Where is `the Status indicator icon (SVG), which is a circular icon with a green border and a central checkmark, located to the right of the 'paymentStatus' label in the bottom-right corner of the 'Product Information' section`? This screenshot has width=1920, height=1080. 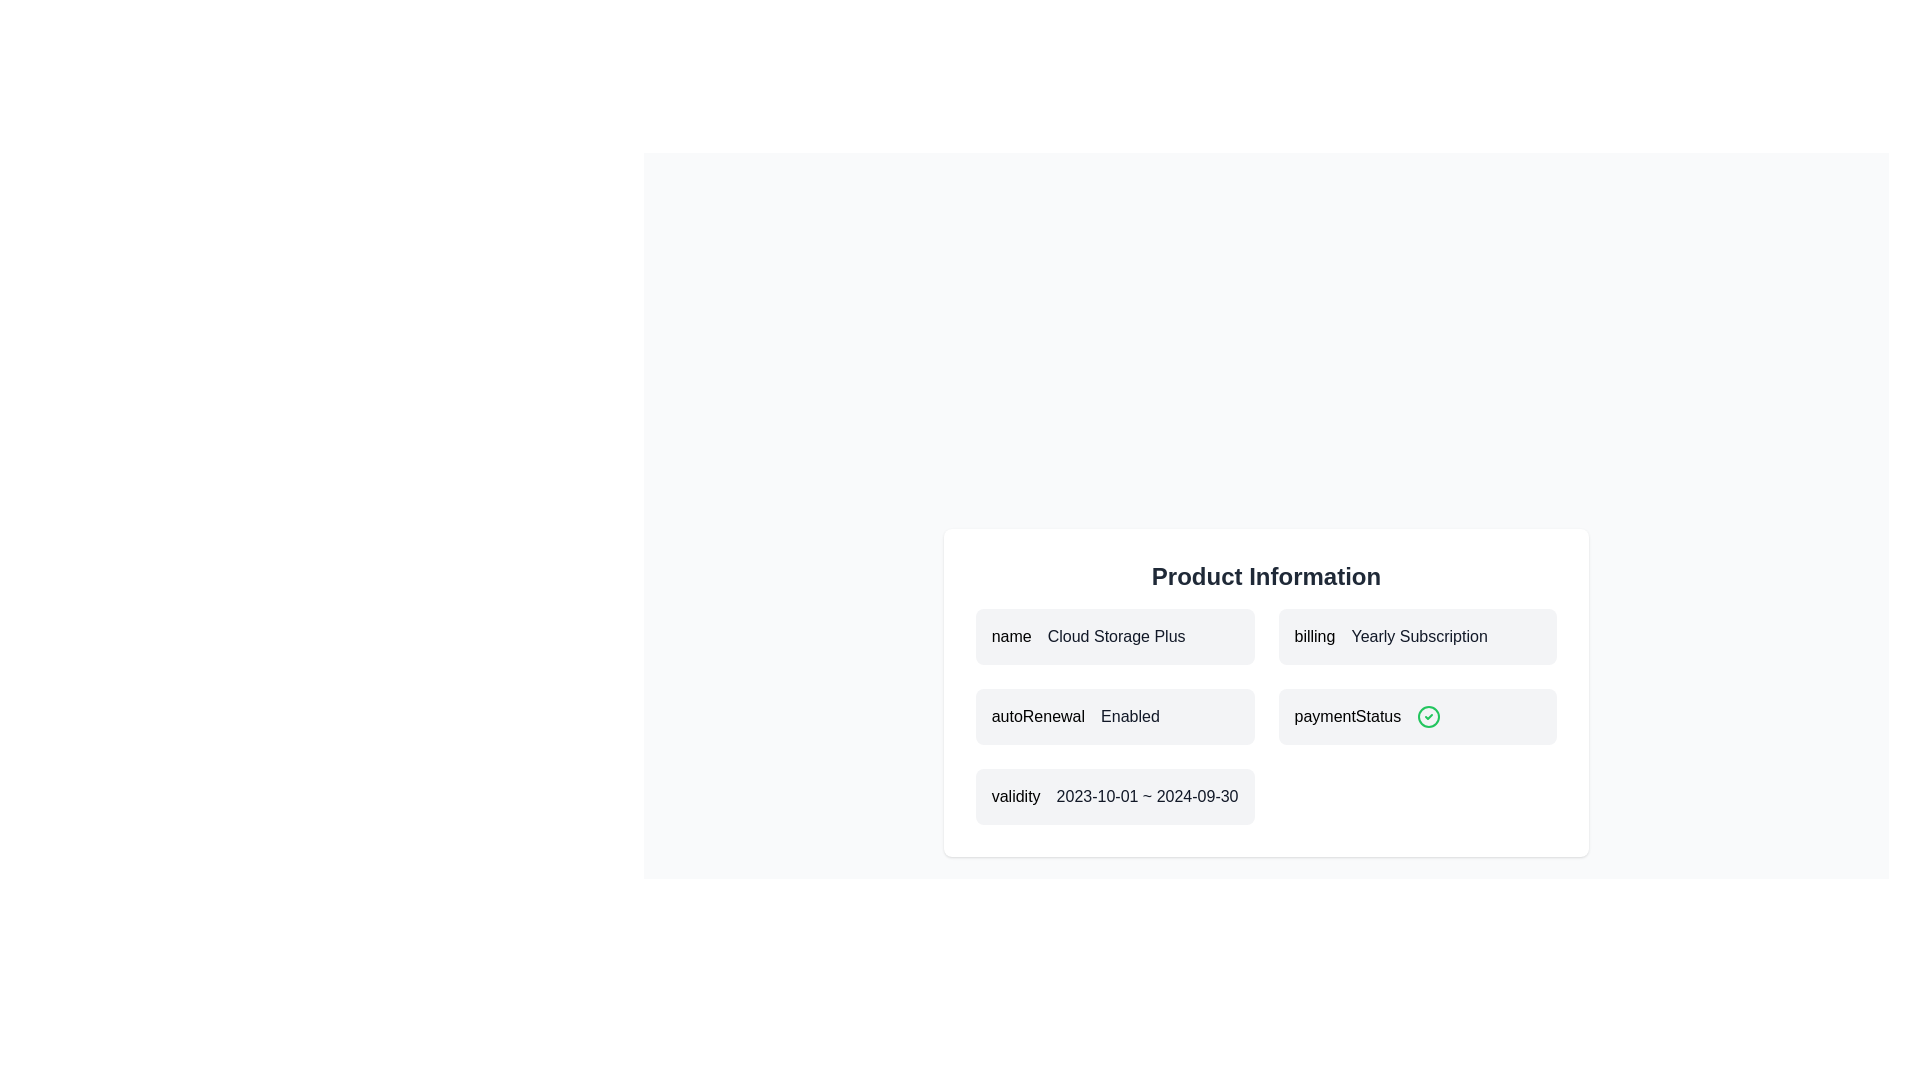
the Status indicator icon (SVG), which is a circular icon with a green border and a central checkmark, located to the right of the 'paymentStatus' label in the bottom-right corner of the 'Product Information' section is located at coordinates (1428, 716).